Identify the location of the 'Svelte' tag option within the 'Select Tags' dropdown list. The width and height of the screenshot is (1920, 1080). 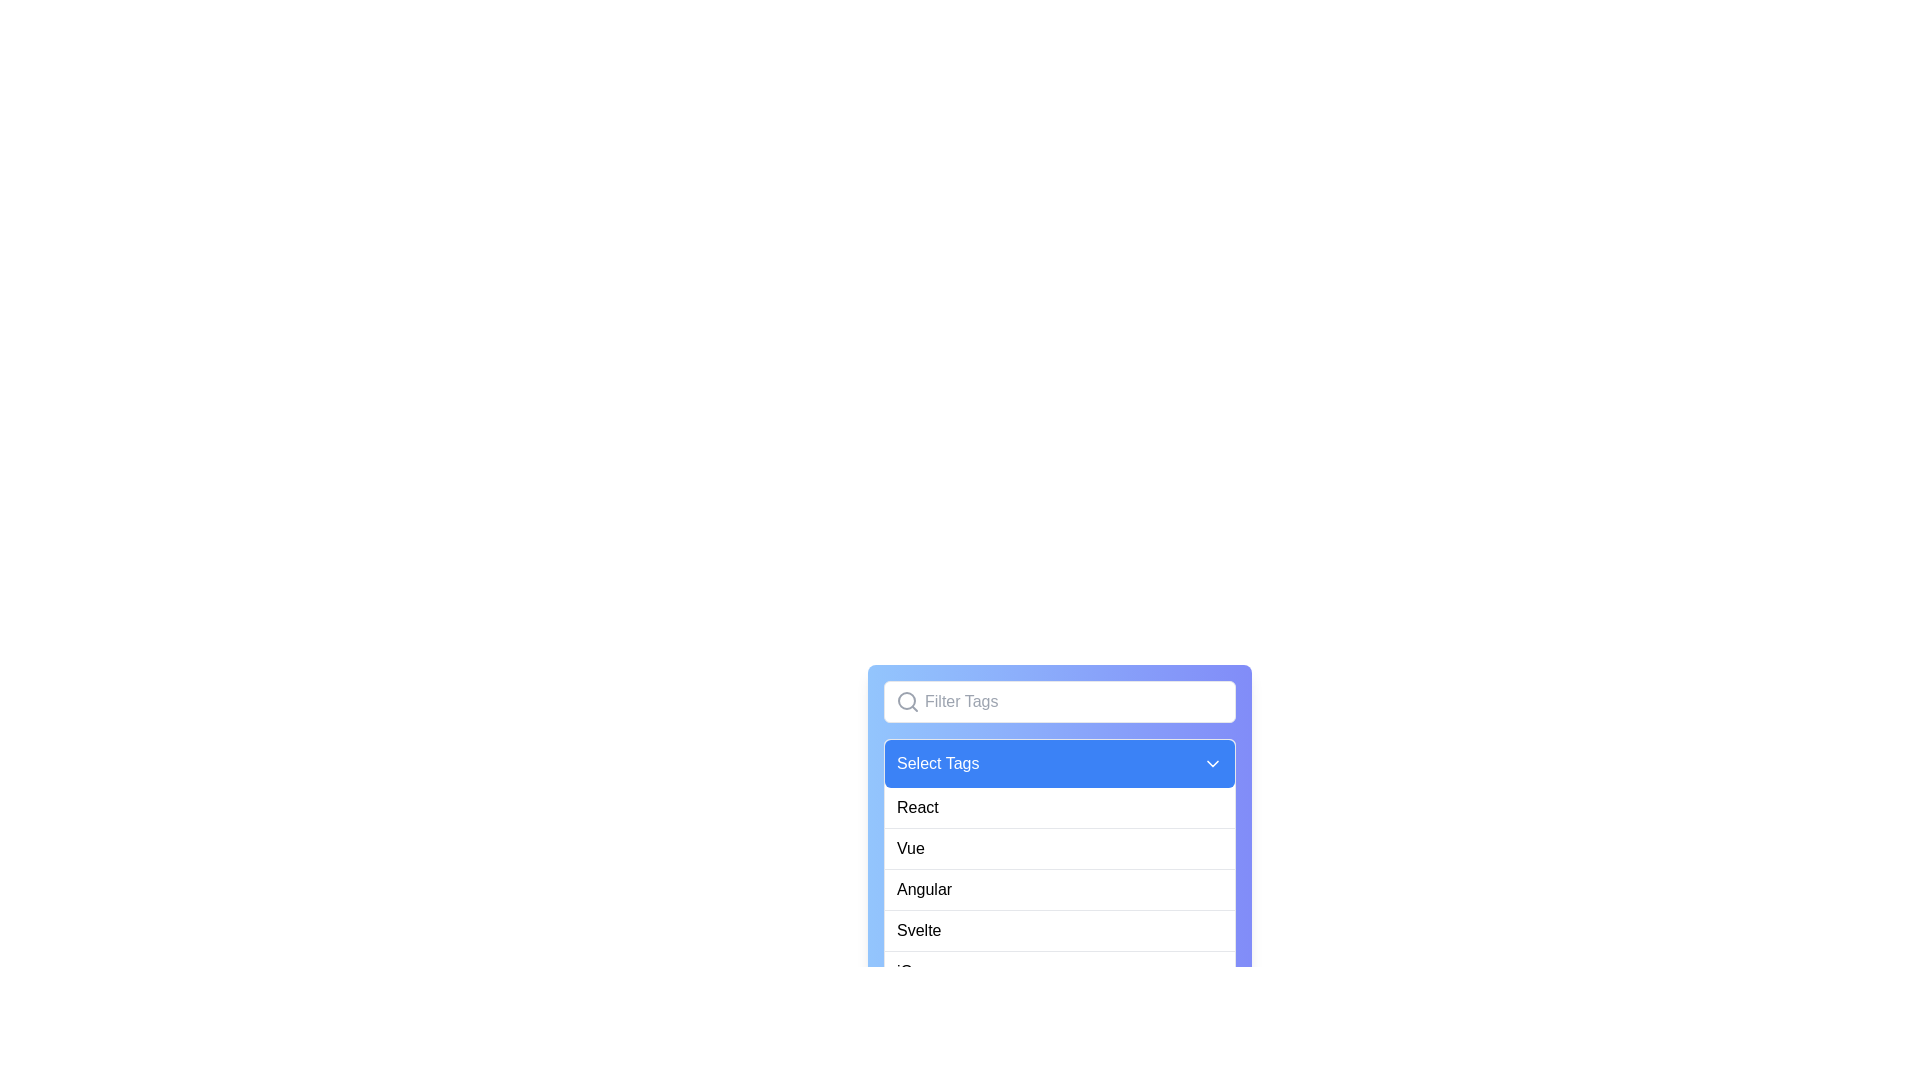
(918, 930).